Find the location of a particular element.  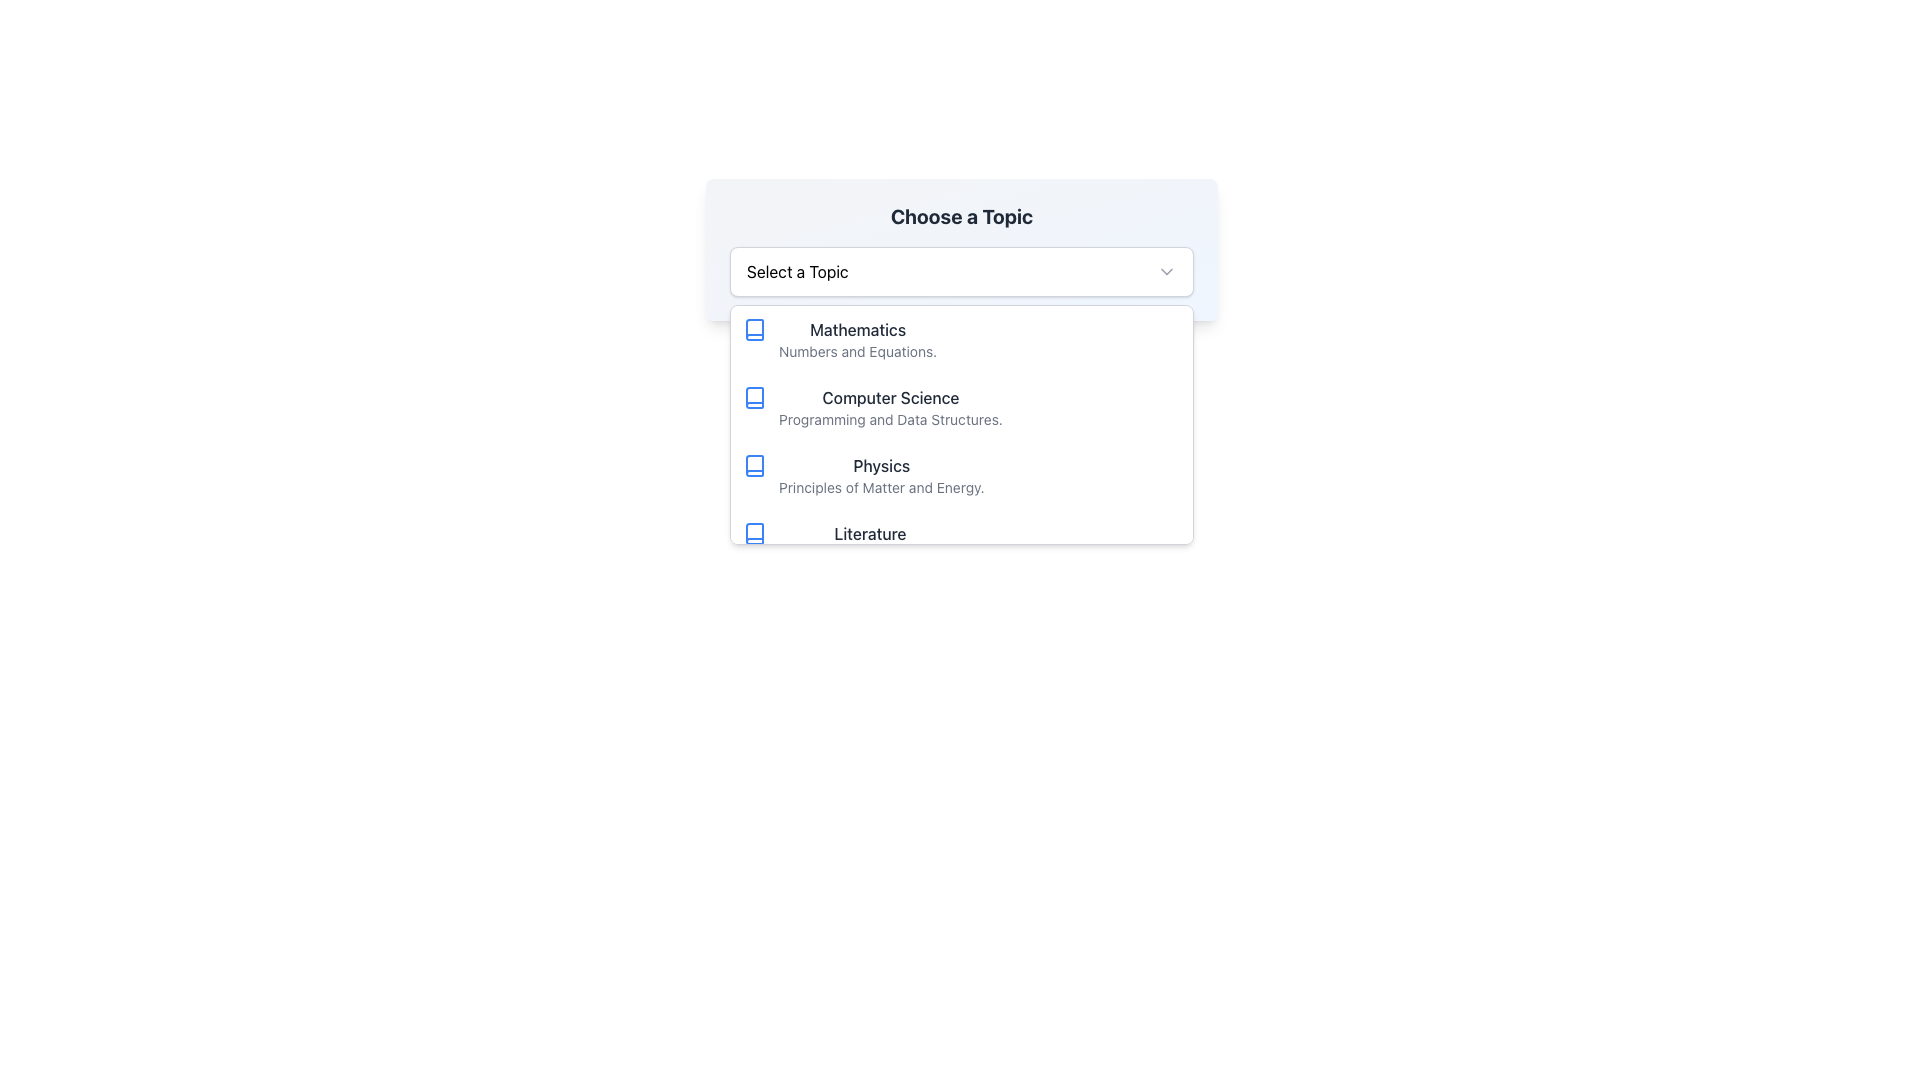

the fourth item in the dropdown menu that allows selection of 'Literature' as a topic, which includes the description 'Classics and Modern Works.' is located at coordinates (870, 543).